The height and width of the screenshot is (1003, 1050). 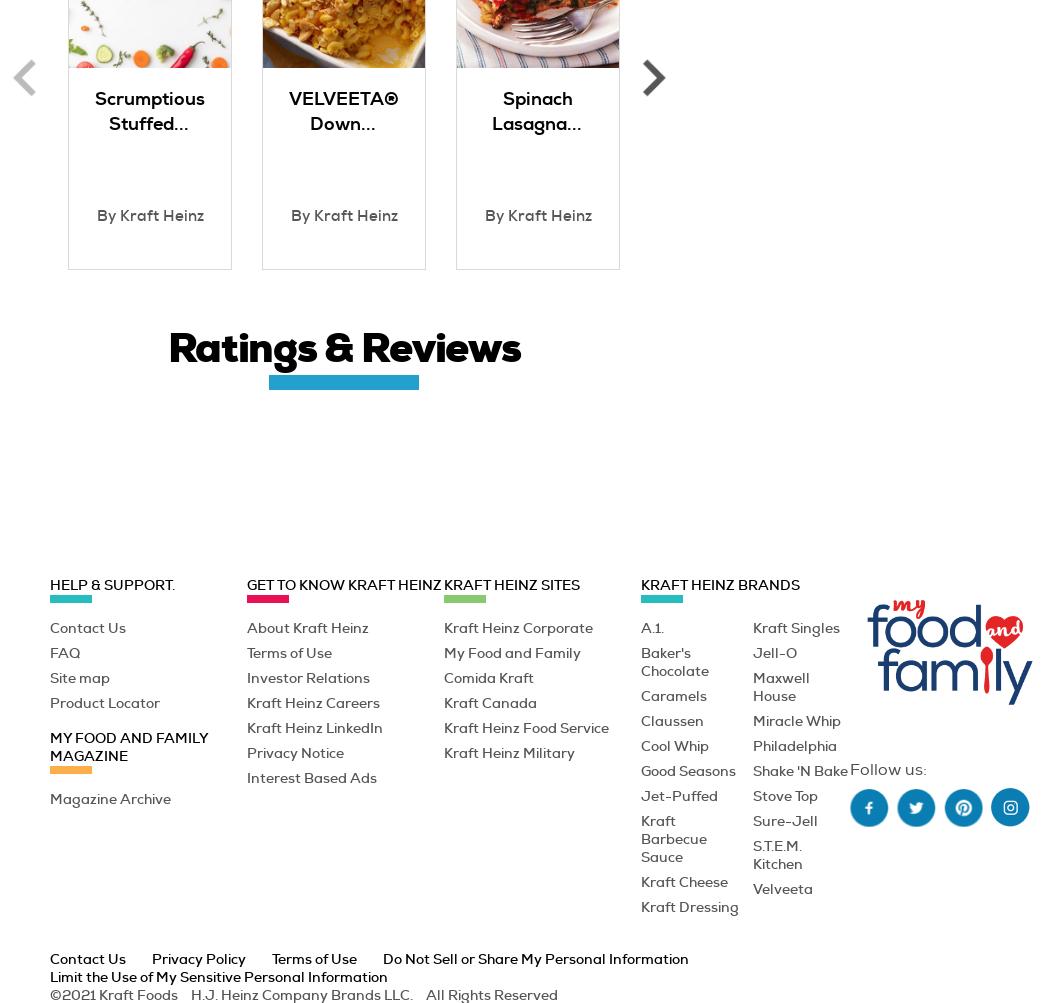 What do you see at coordinates (687, 769) in the screenshot?
I see `'Good Seasons'` at bounding box center [687, 769].